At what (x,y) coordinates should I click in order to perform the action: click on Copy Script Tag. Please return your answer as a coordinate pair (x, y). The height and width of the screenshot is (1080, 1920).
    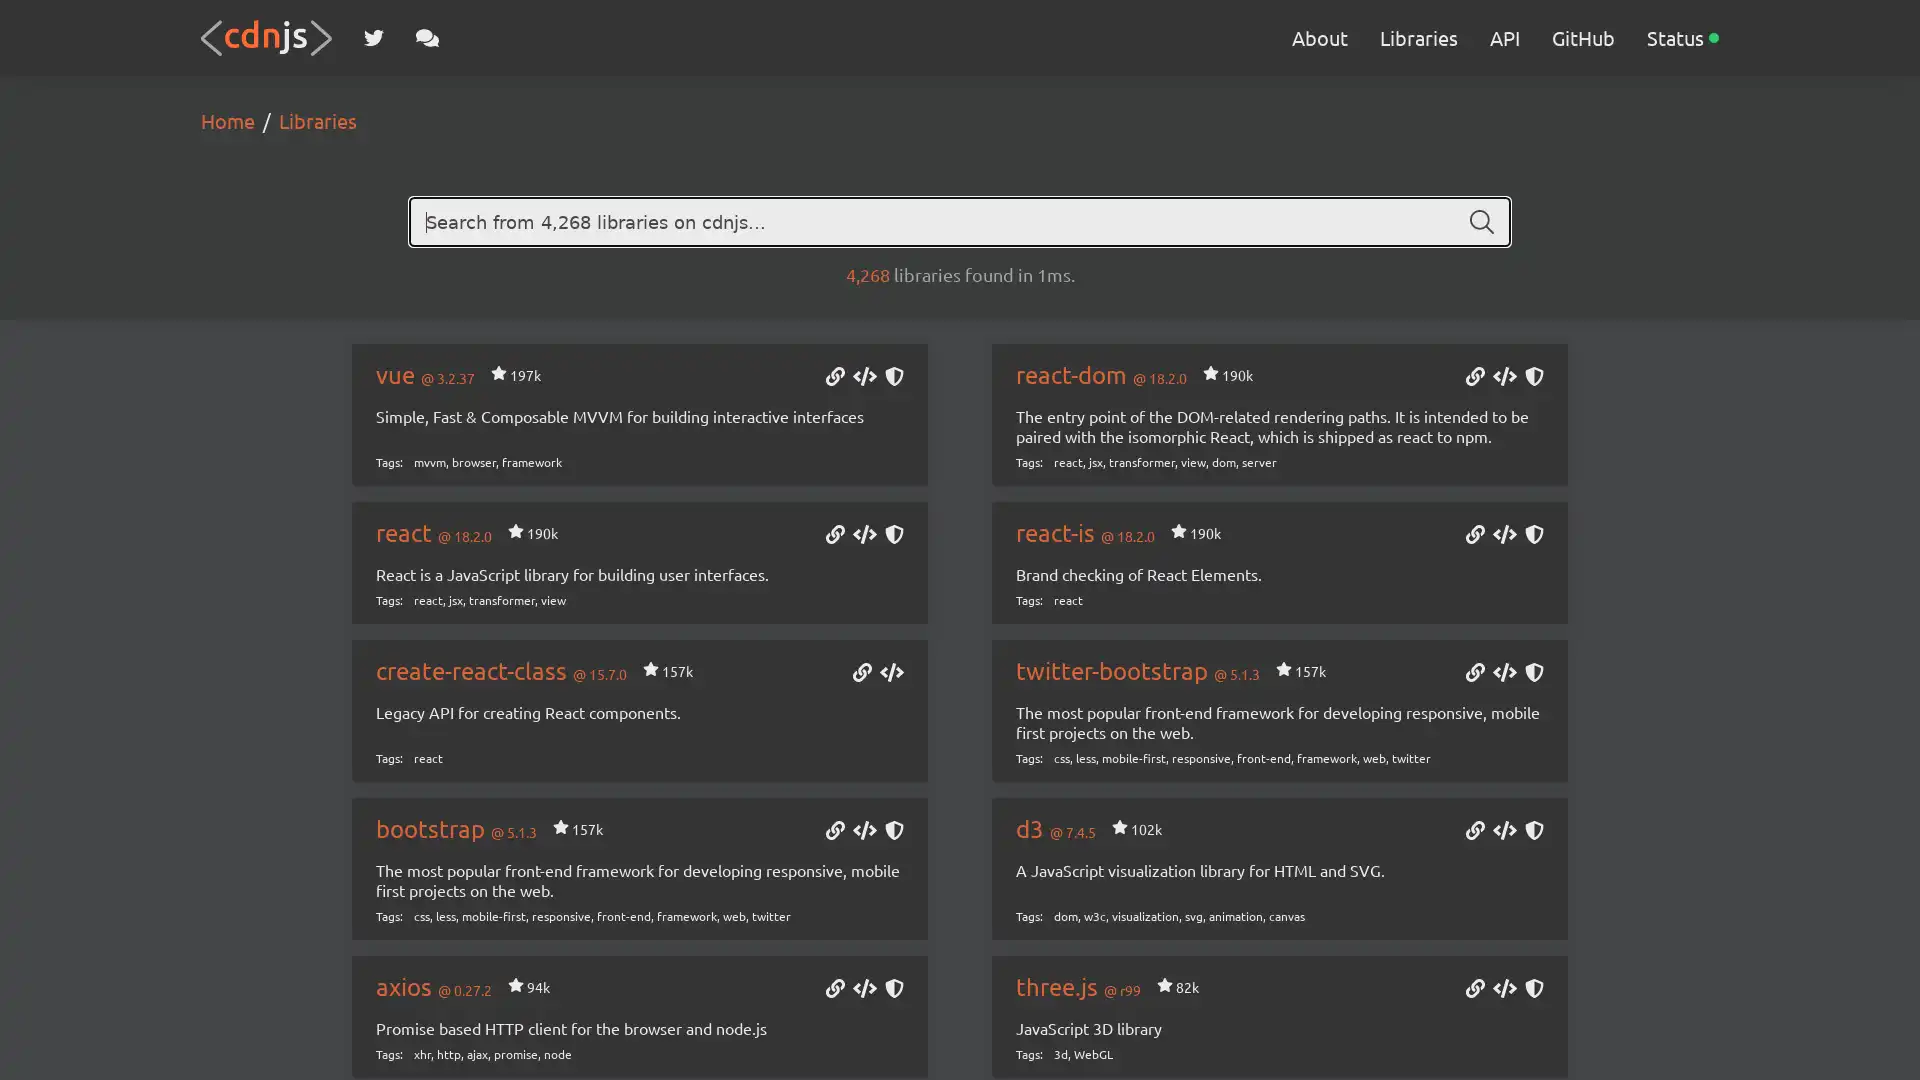
    Looking at the image, I should click on (864, 832).